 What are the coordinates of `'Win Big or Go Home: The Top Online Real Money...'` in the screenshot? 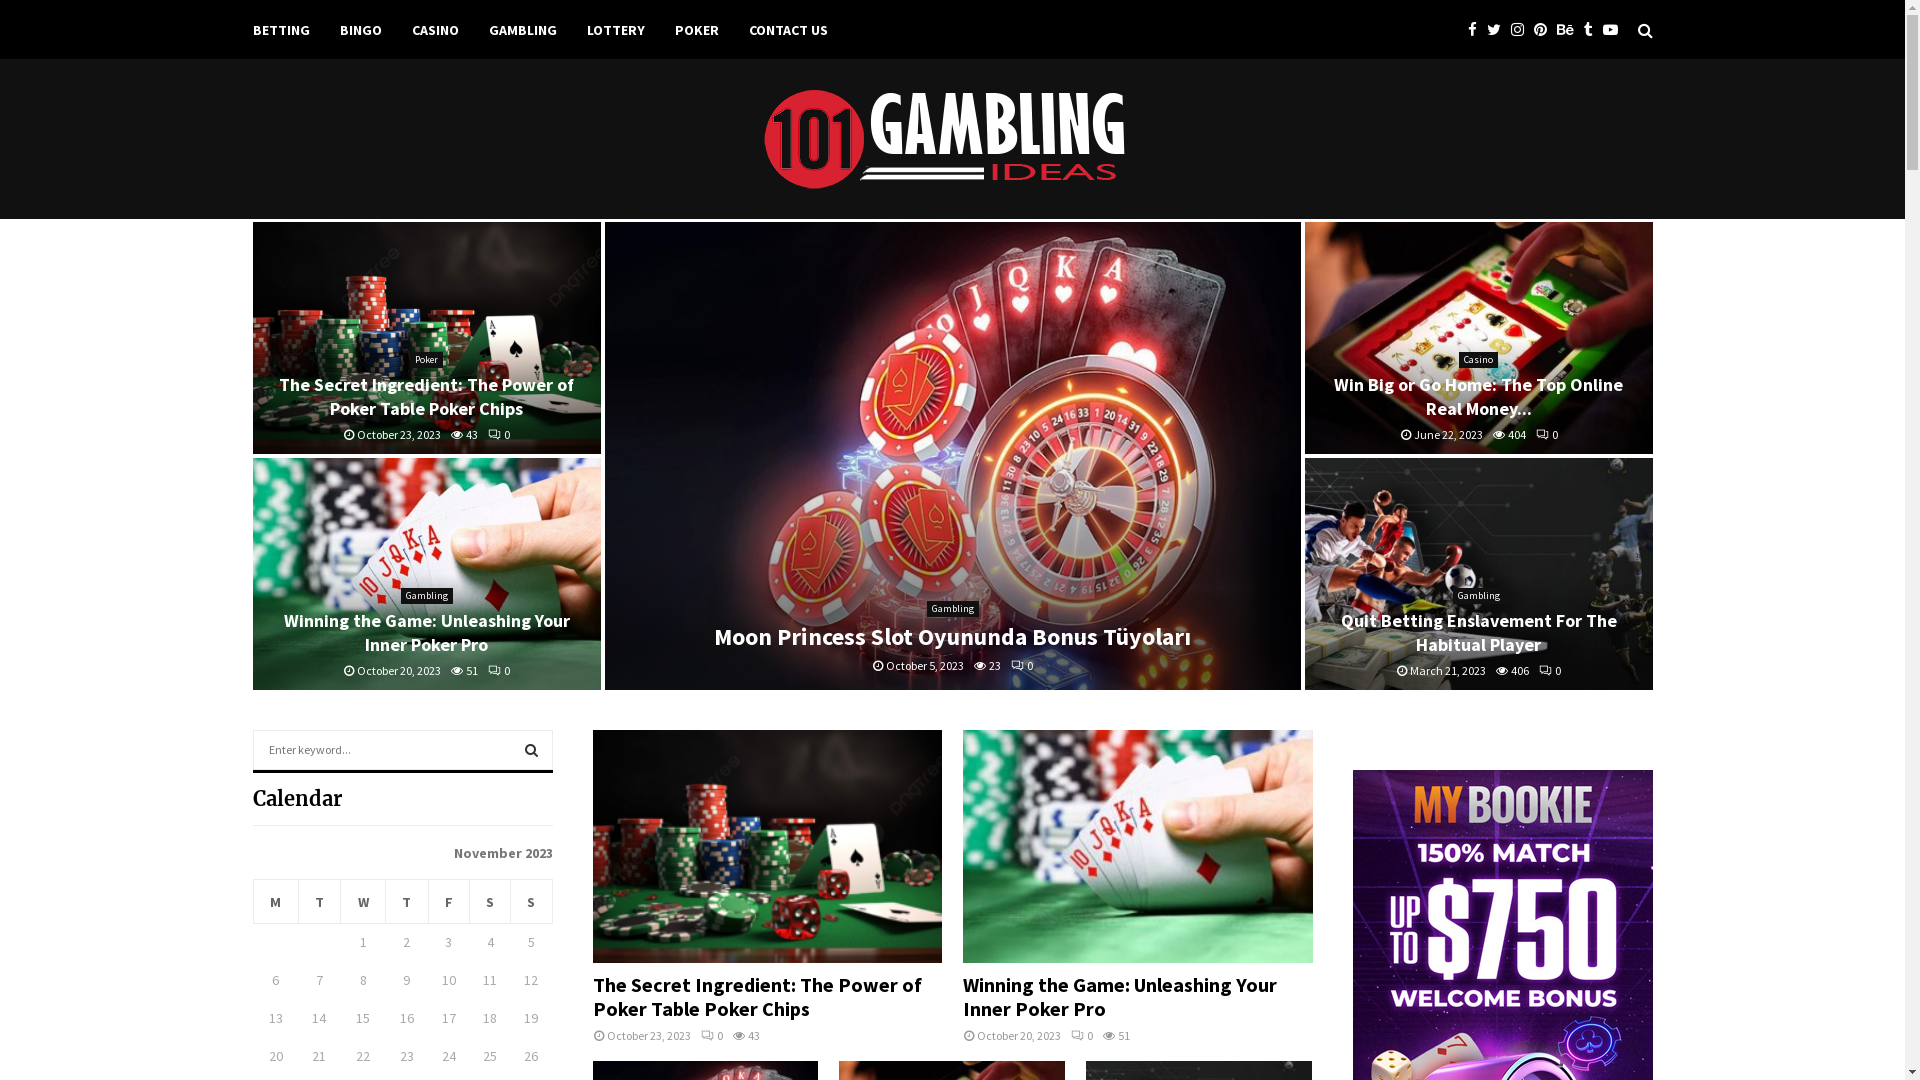 It's located at (1478, 396).